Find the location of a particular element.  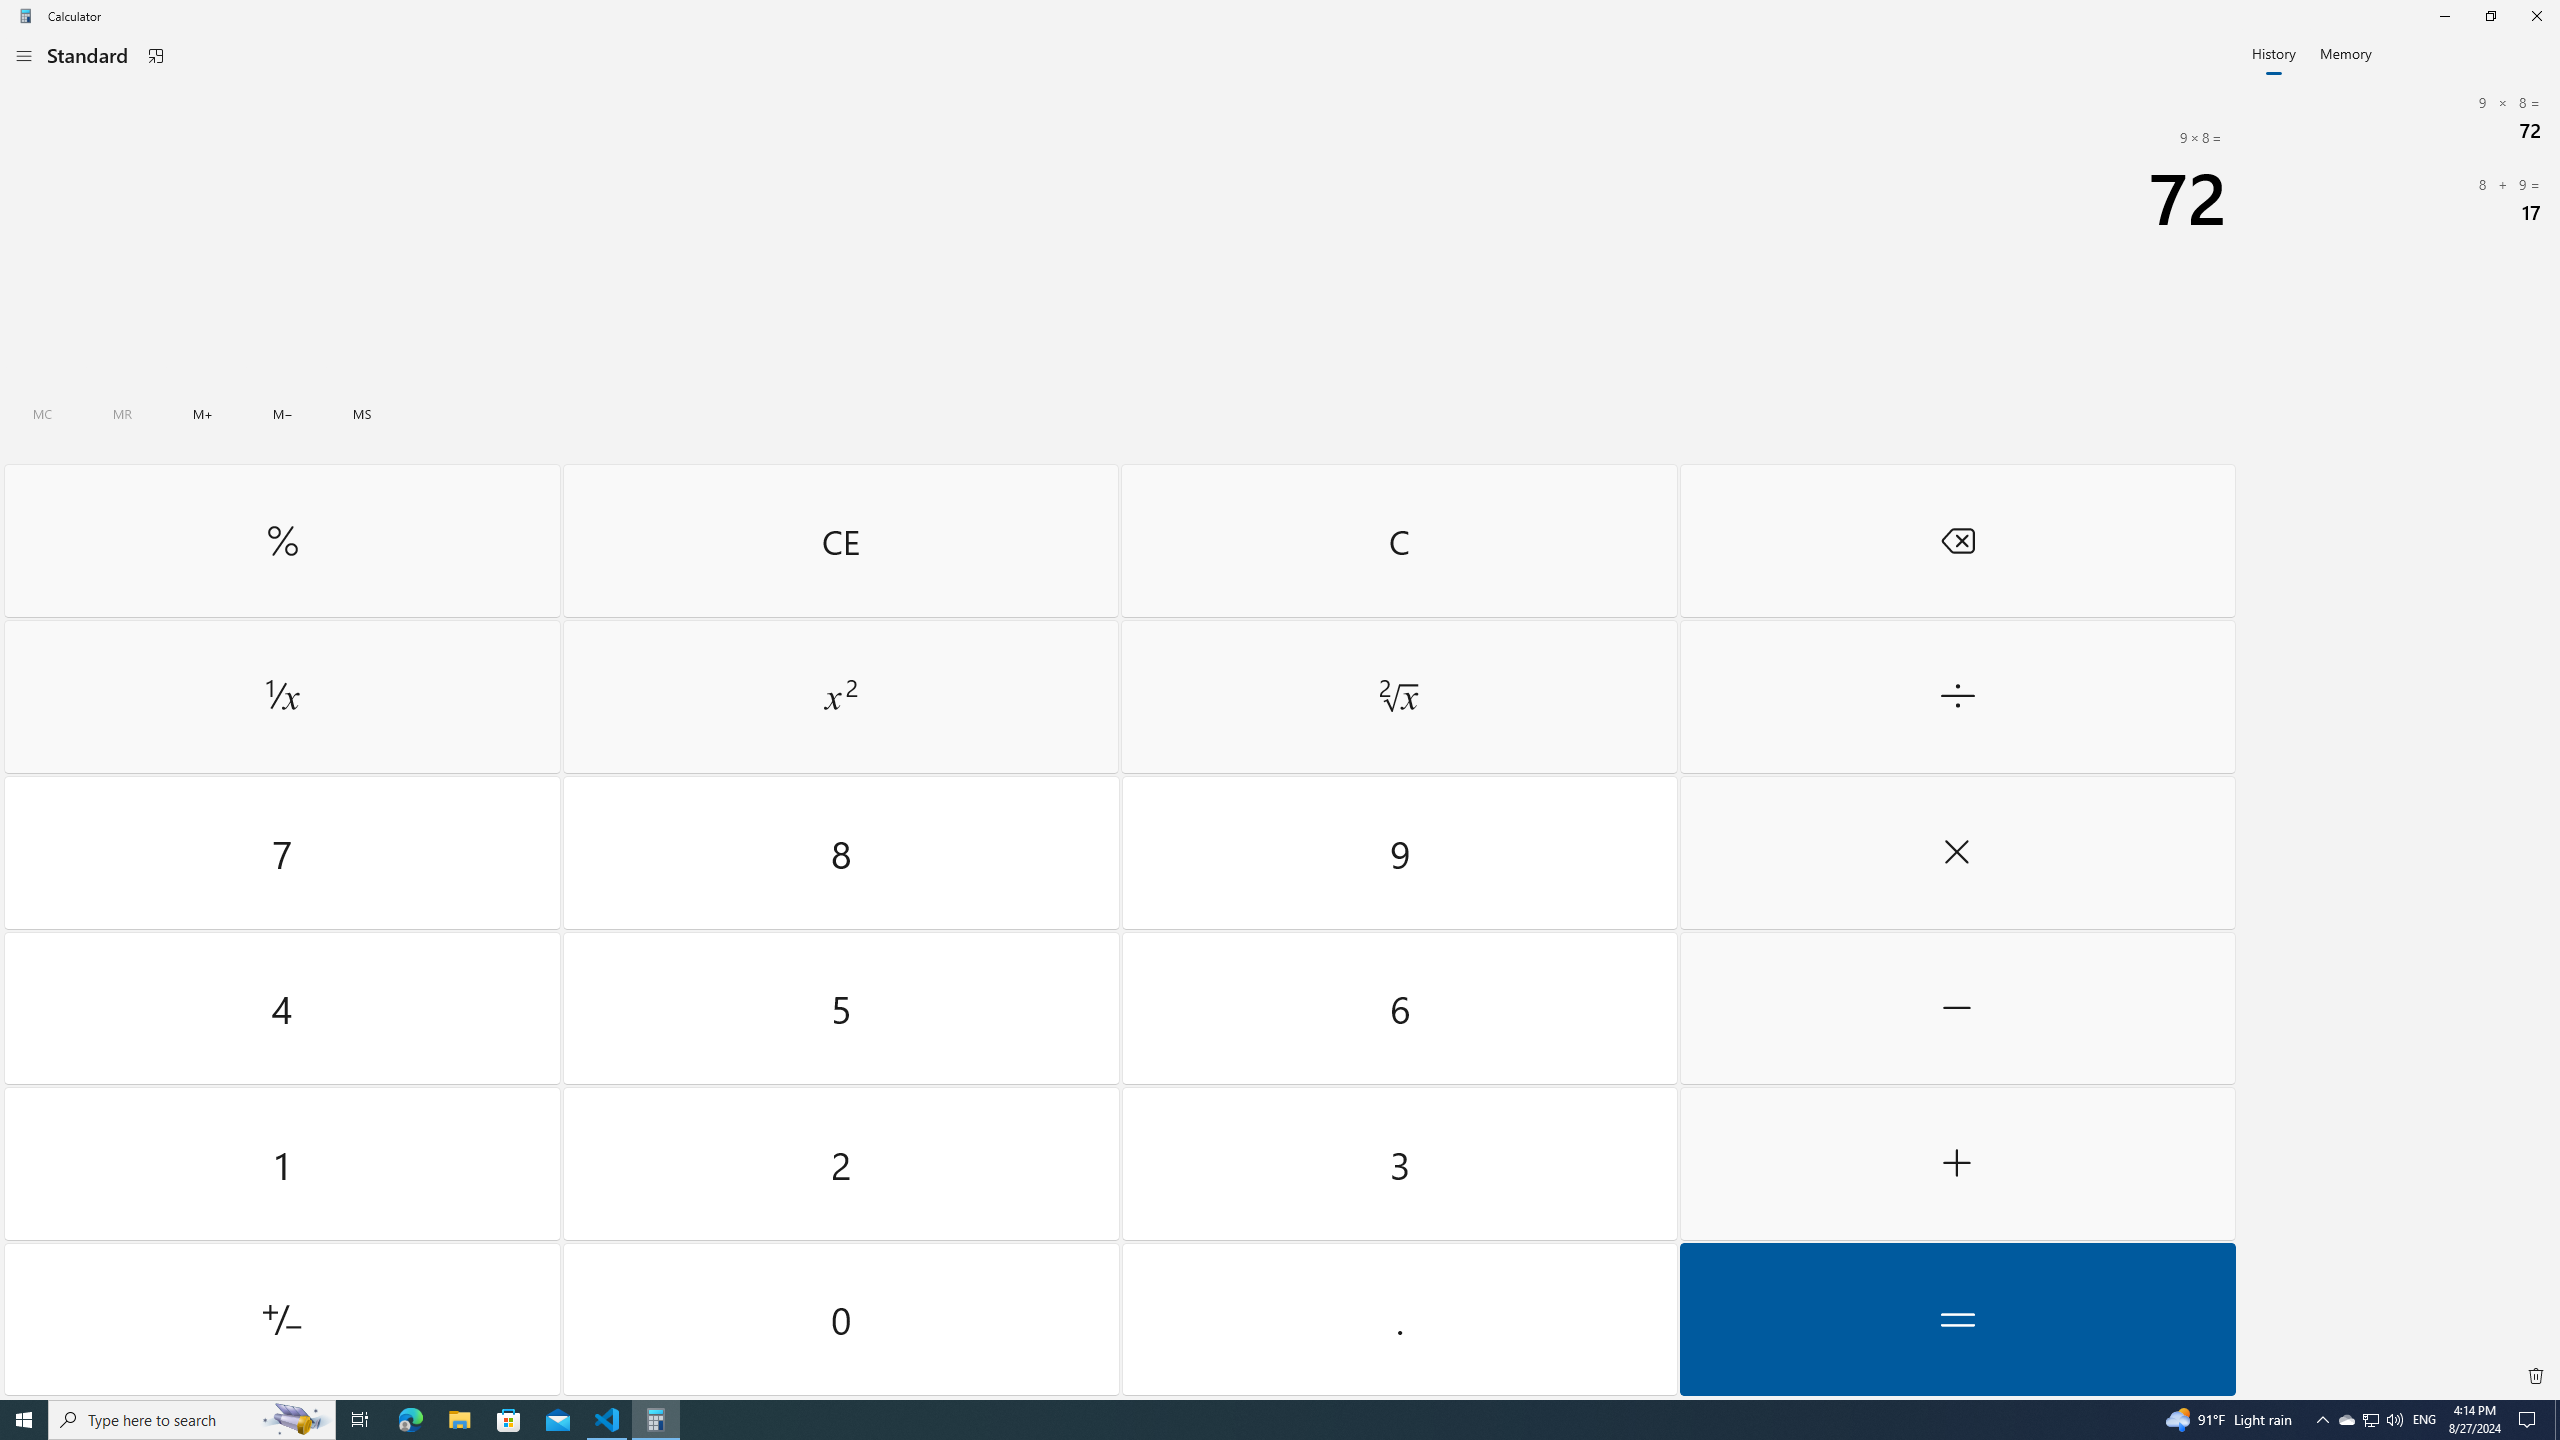

'Clear entry' is located at coordinates (839, 540).